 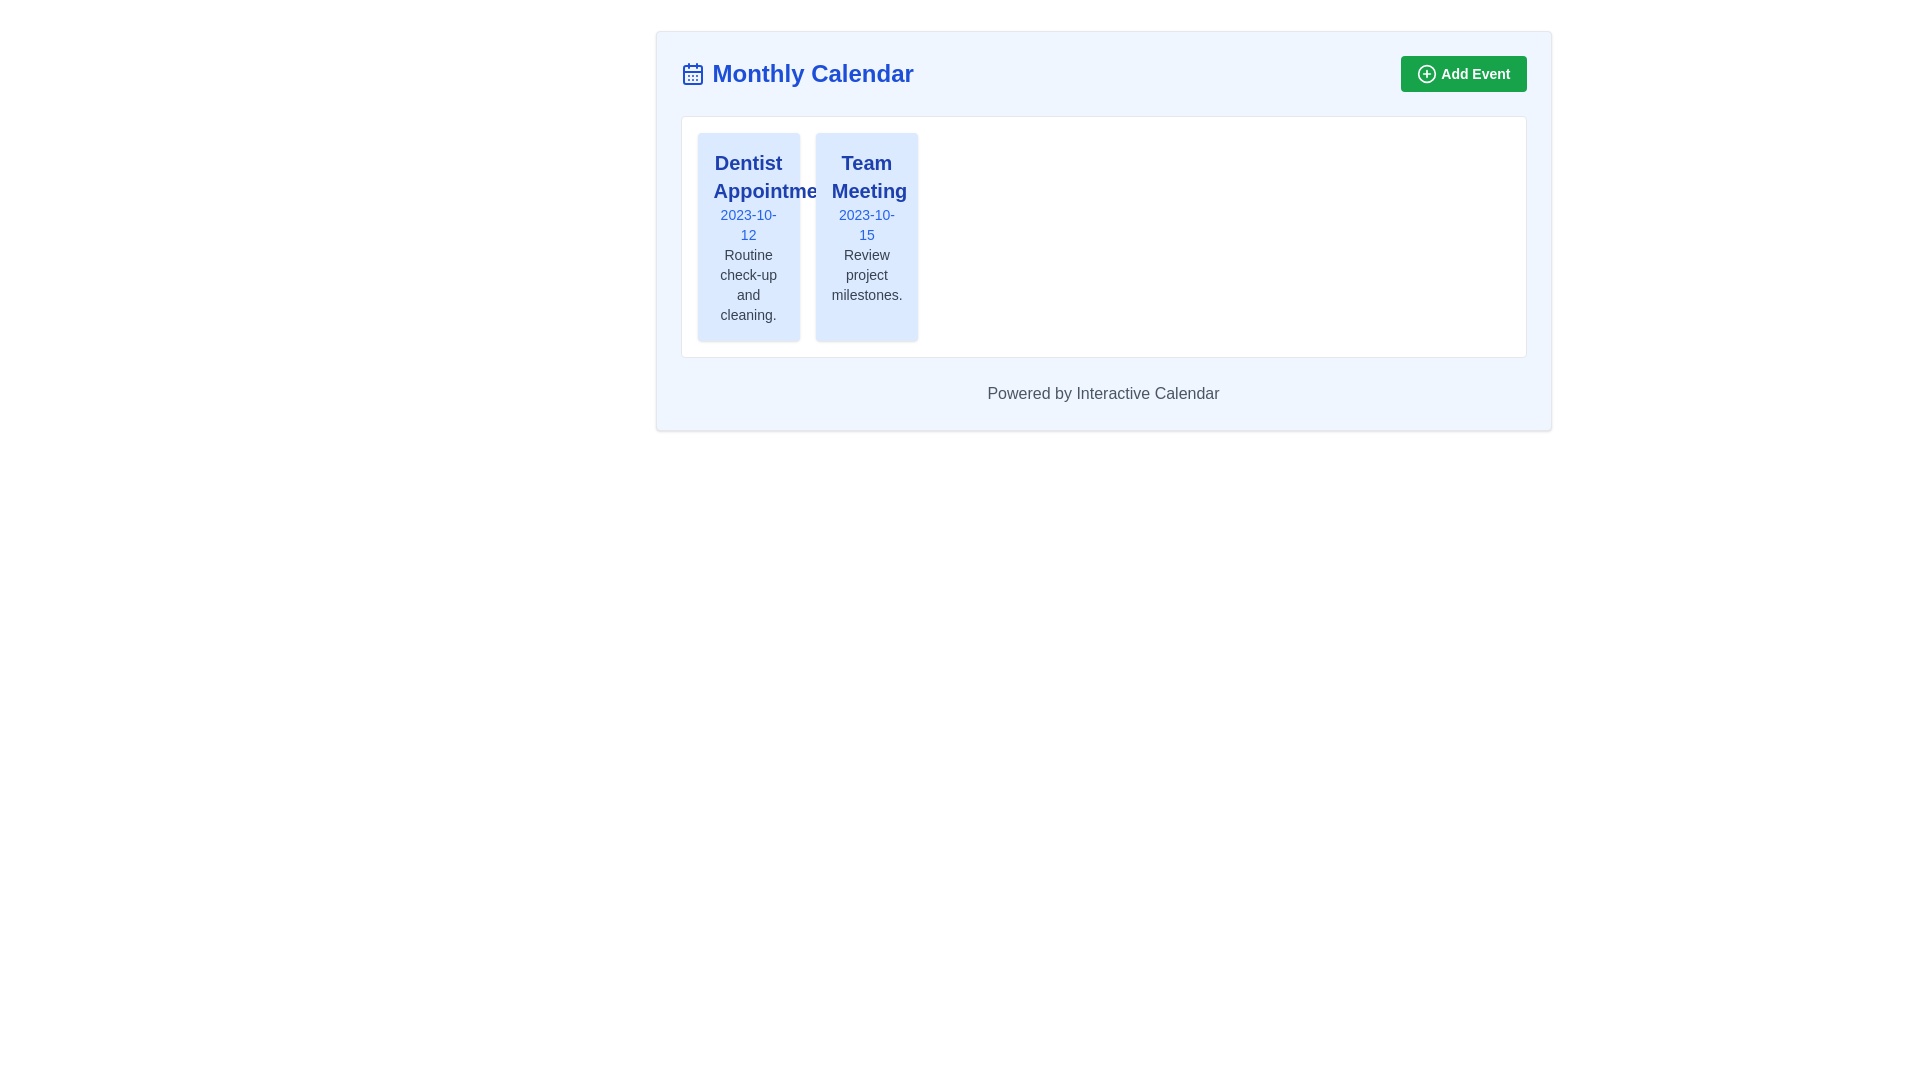 What do you see at coordinates (866, 176) in the screenshot?
I see `the text label displaying 'Team Meeting' in bold, extra-large blue font, which is located at the top of a card layout within a calendar grid` at bounding box center [866, 176].